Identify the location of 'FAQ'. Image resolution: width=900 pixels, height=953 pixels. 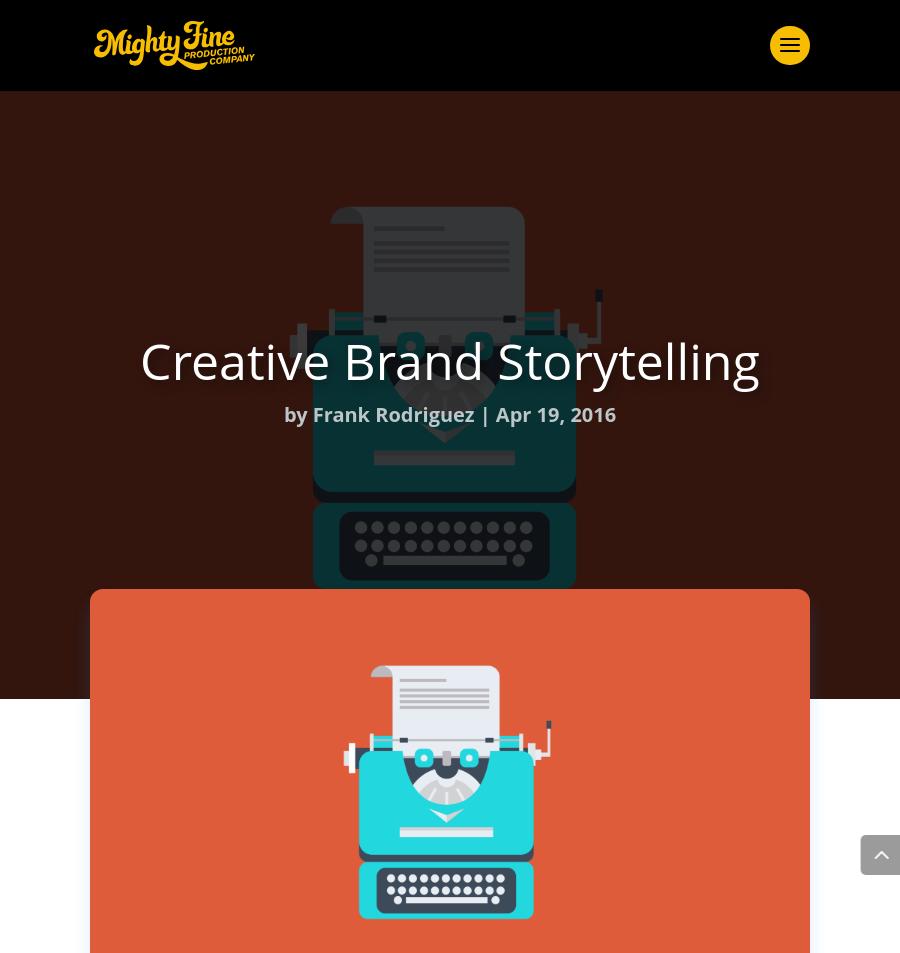
(449, 382).